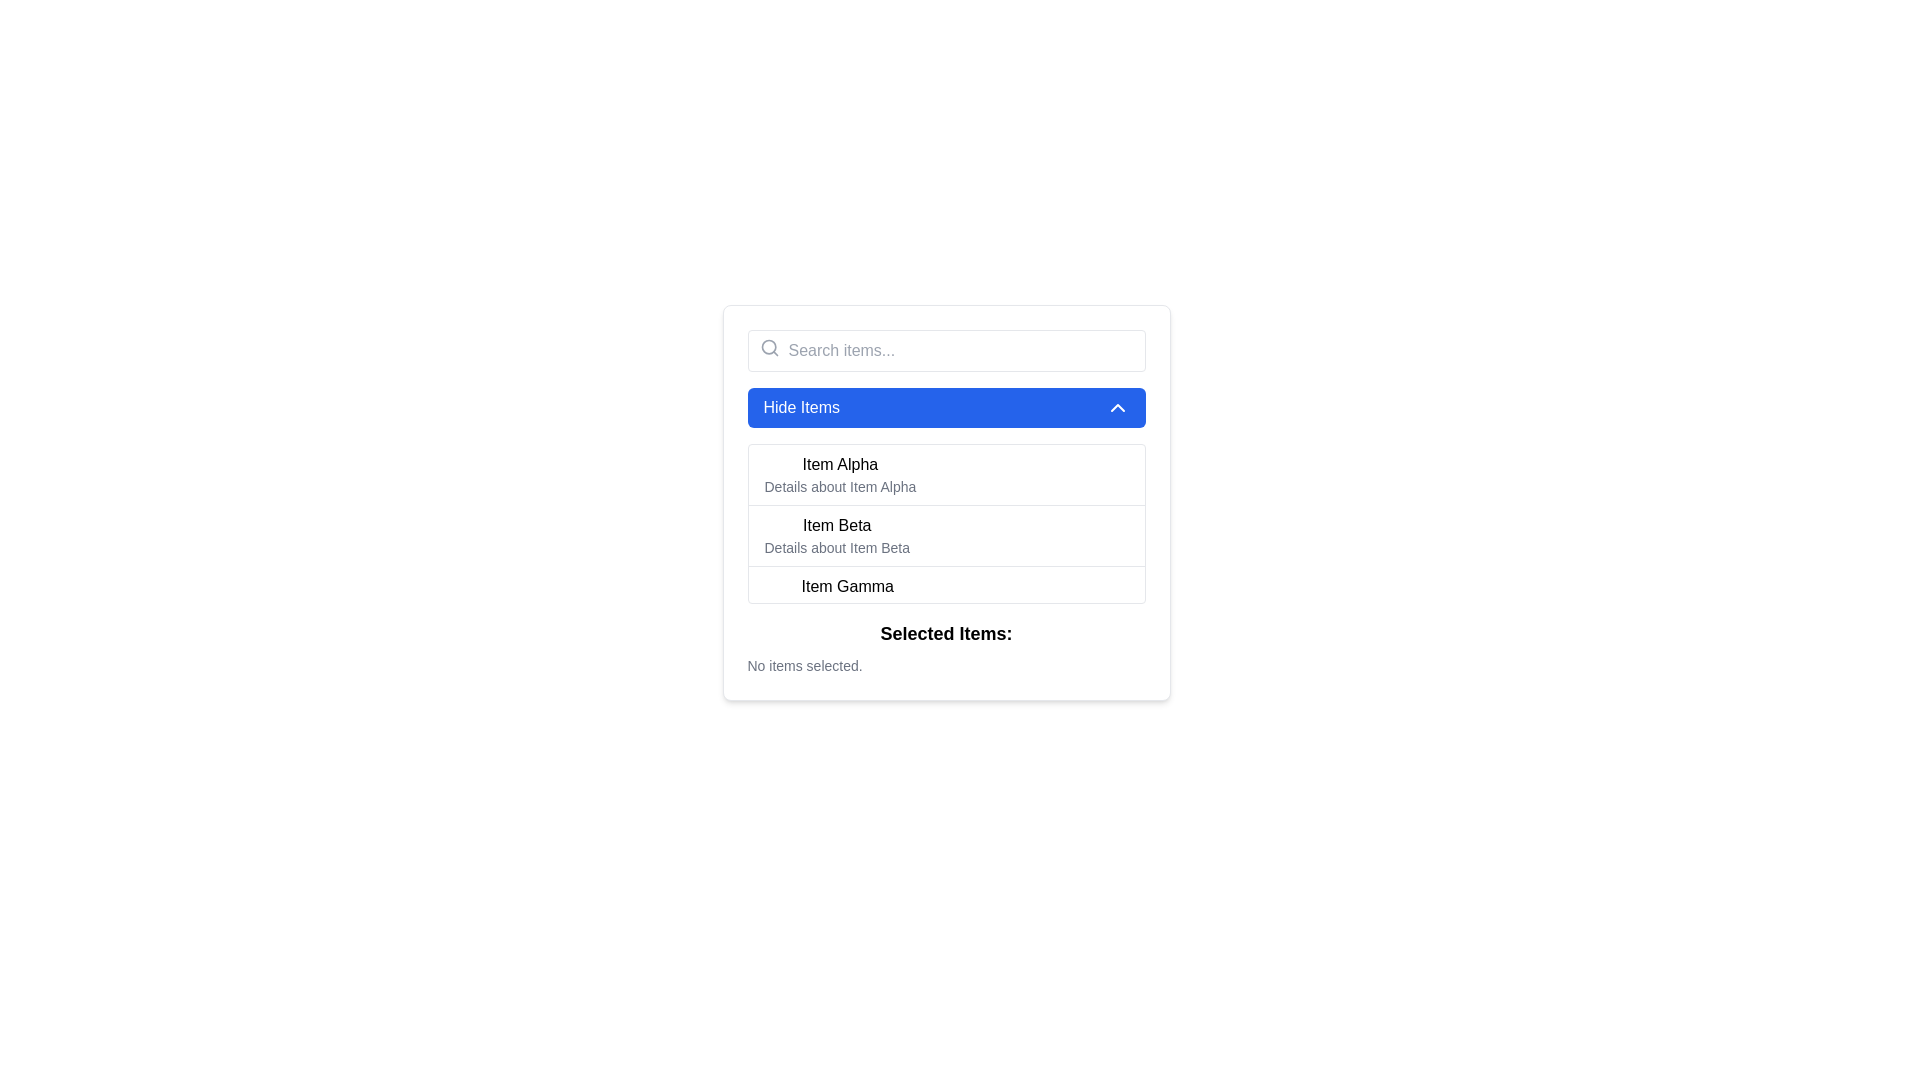 This screenshot has height=1080, width=1920. Describe the element at coordinates (945, 350) in the screenshot. I see `the text input field with a light gray border and rounded corners` at that location.